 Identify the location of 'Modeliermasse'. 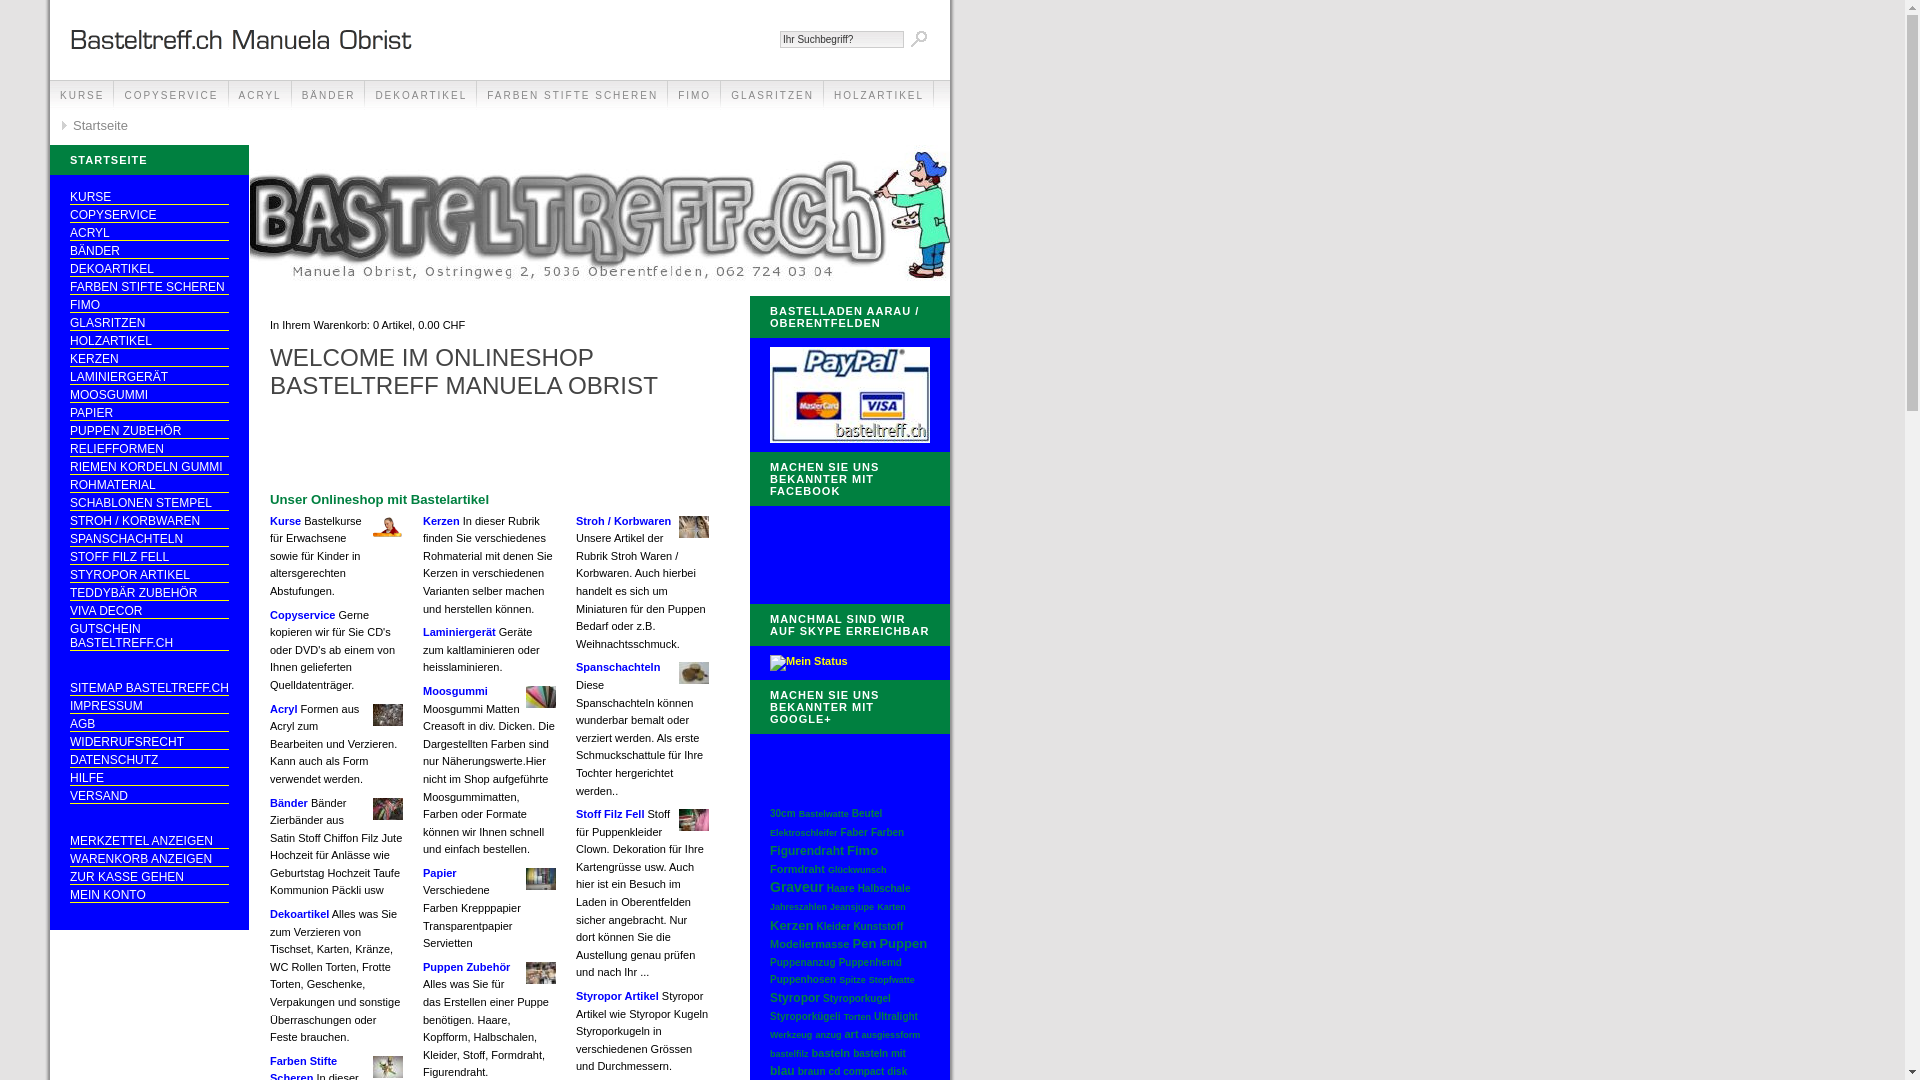
(809, 944).